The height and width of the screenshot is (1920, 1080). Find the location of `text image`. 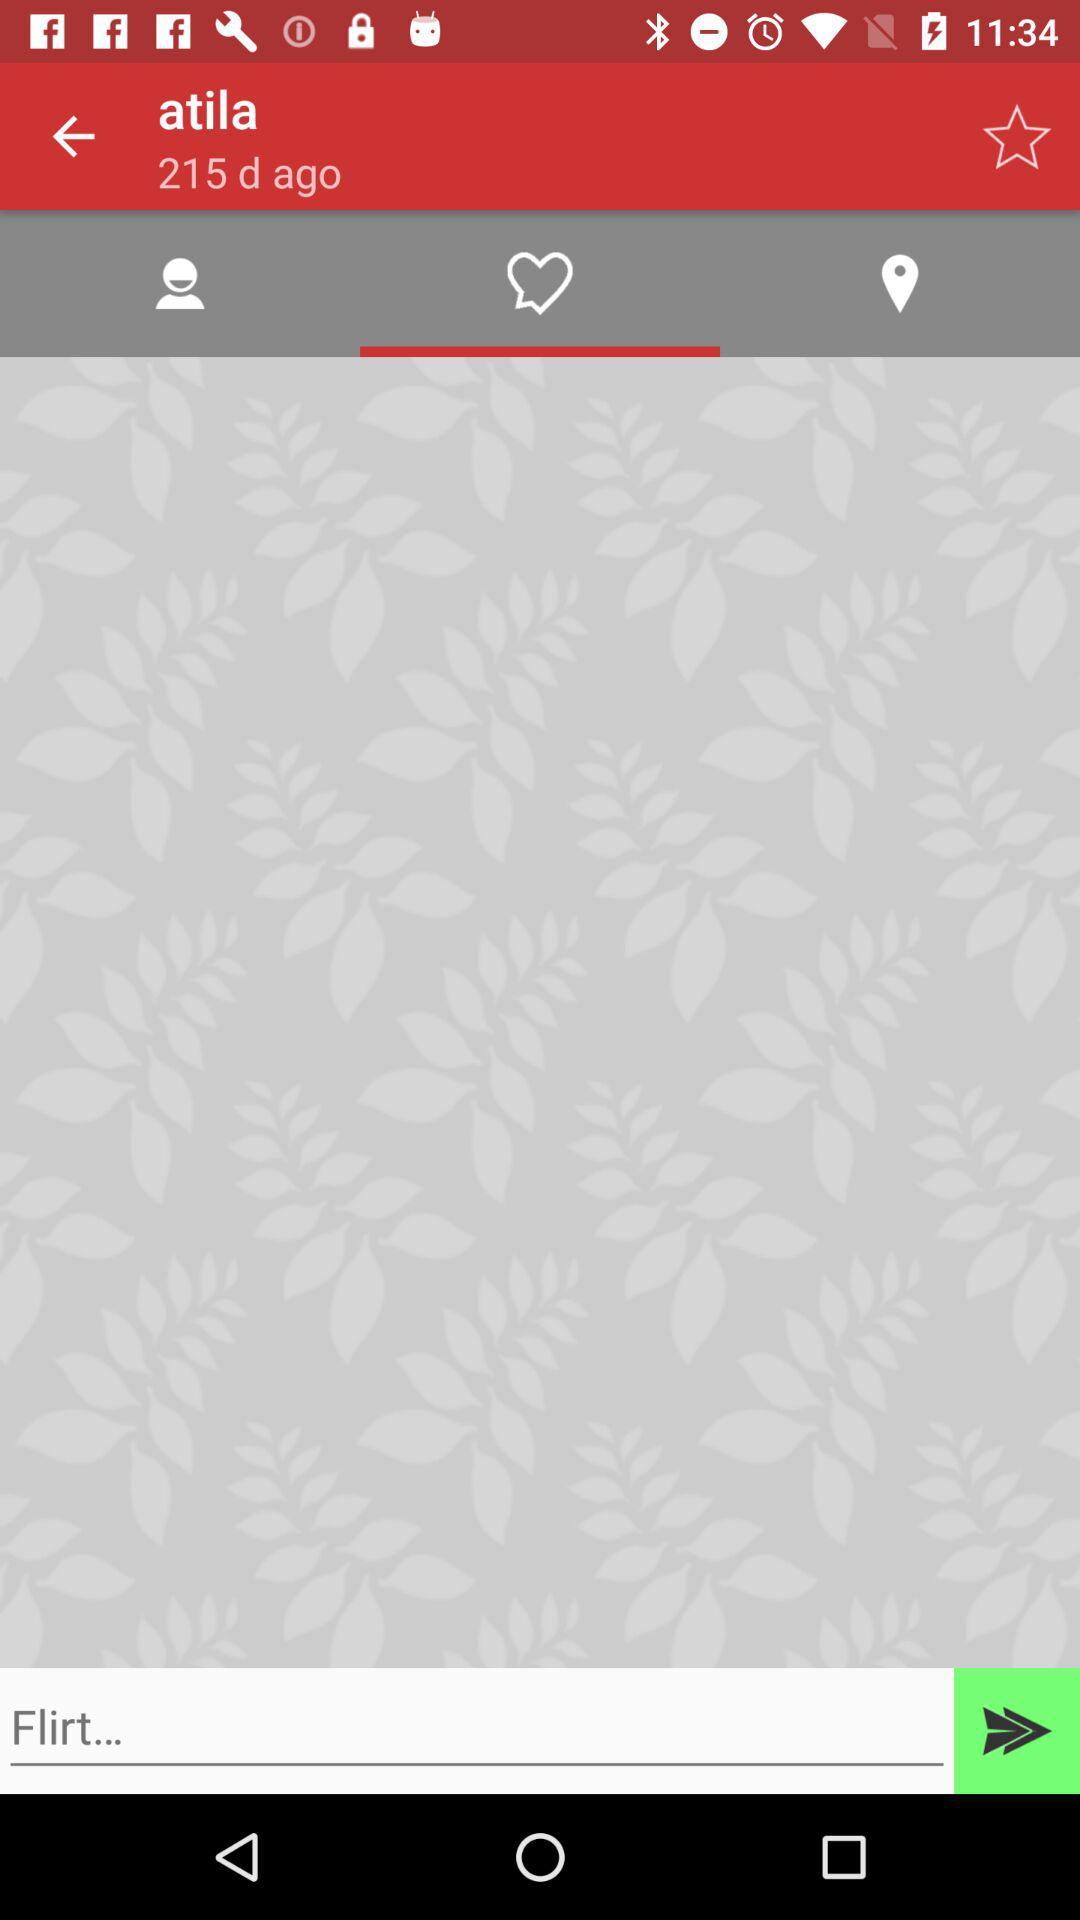

text image is located at coordinates (477, 1726).